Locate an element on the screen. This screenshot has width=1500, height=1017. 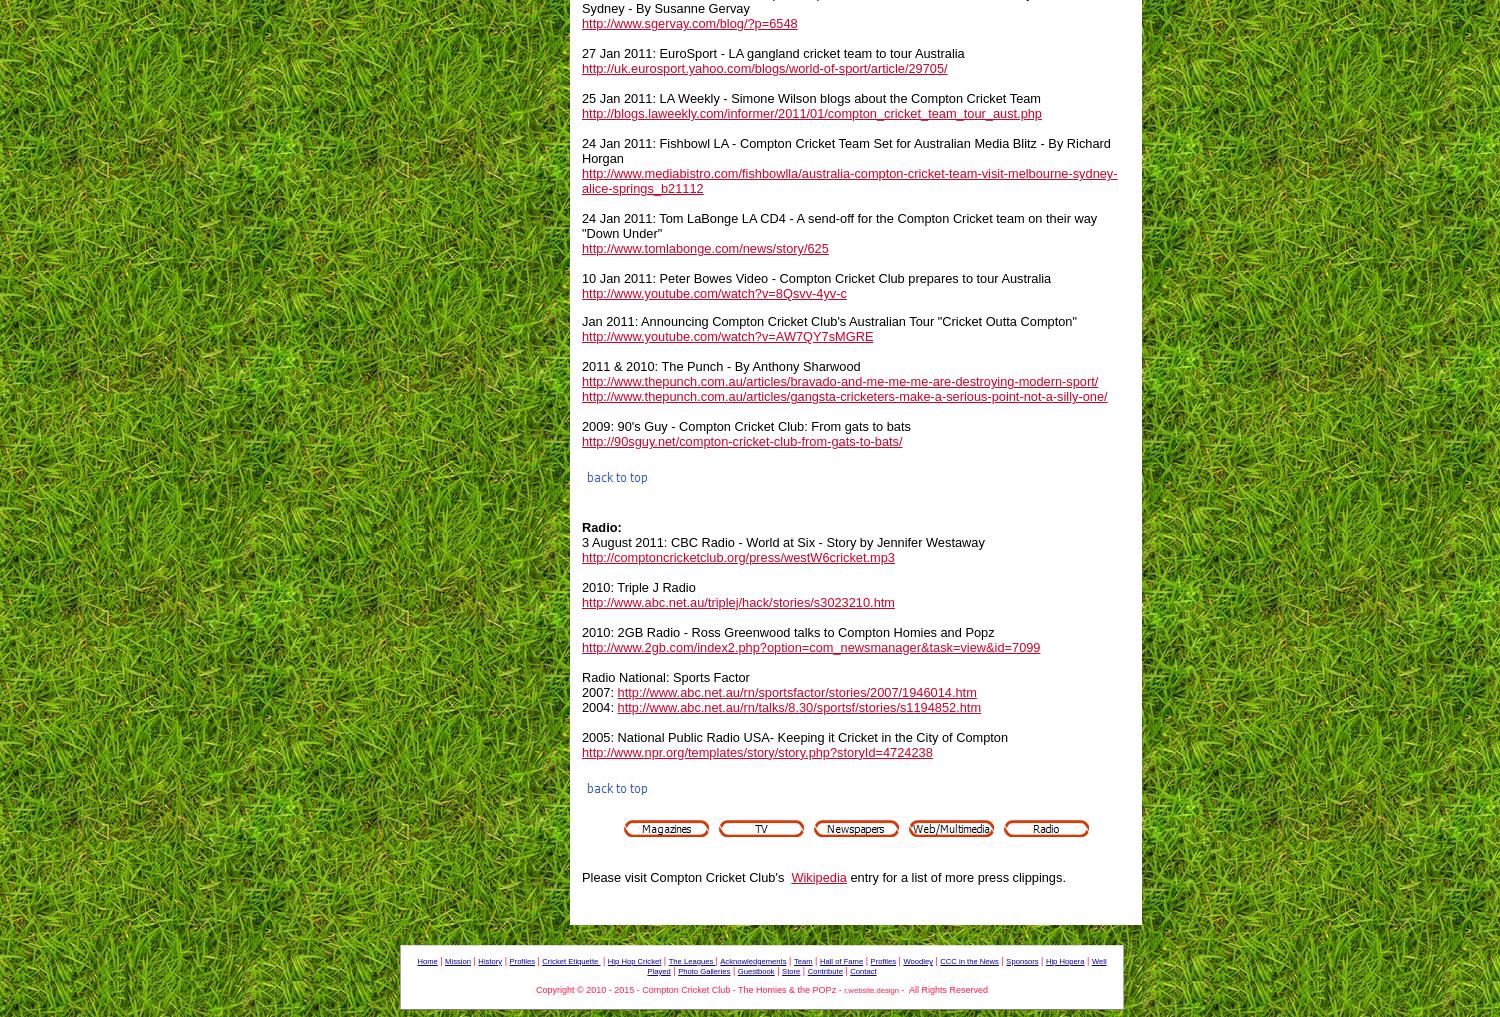
'Radio National: Sports Factor' is located at coordinates (665, 676).